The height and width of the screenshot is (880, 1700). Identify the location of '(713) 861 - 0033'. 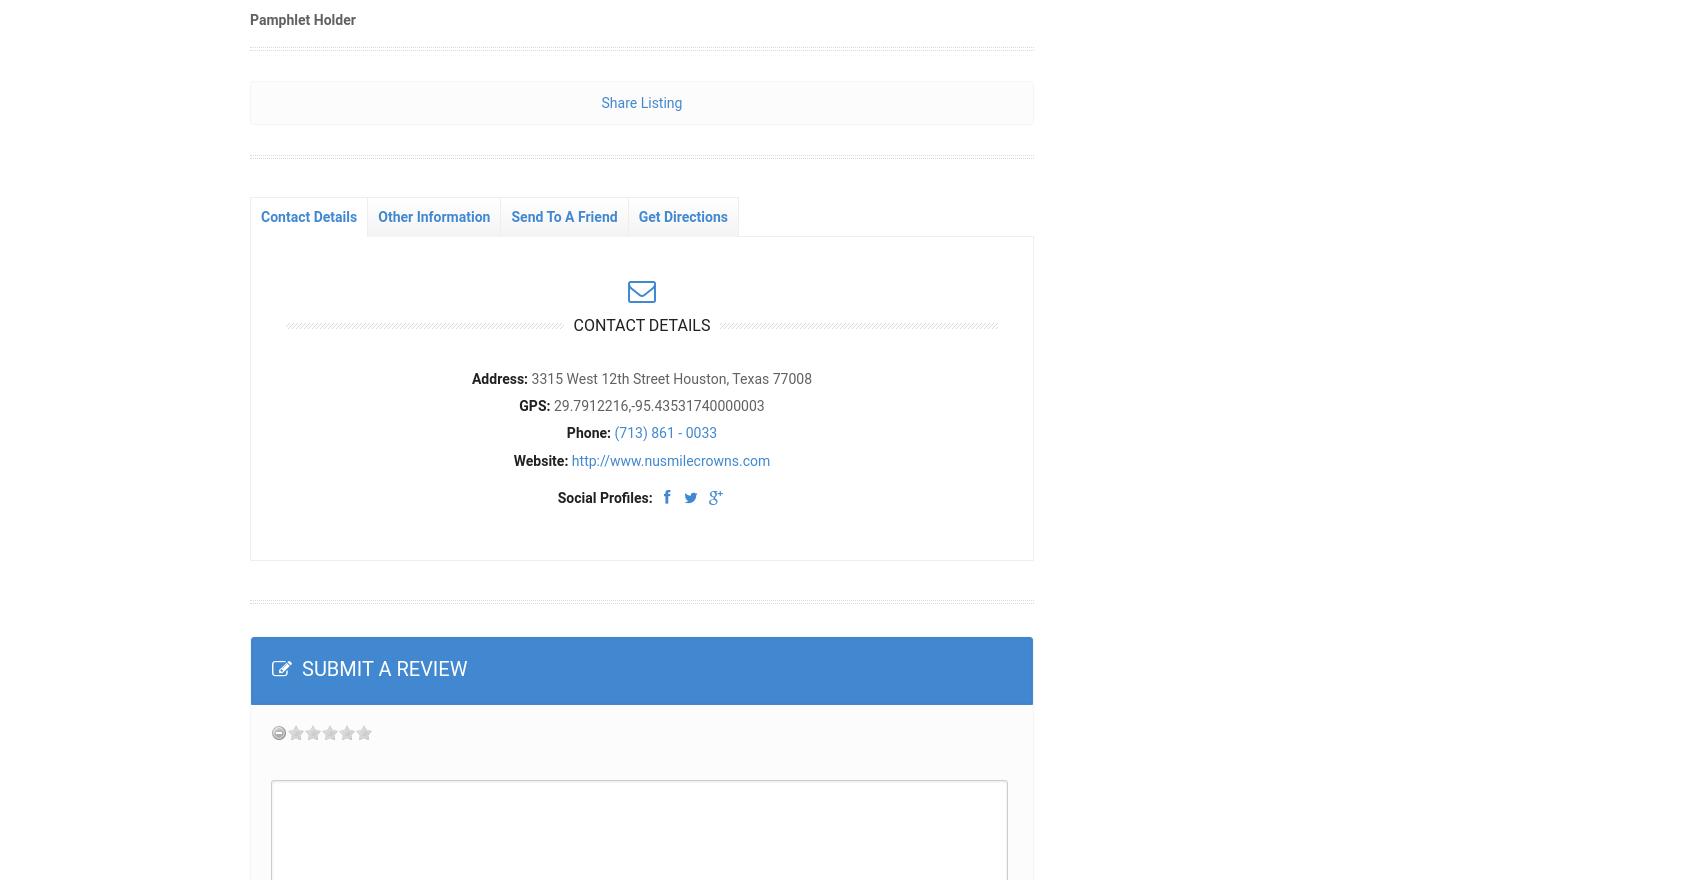
(665, 432).